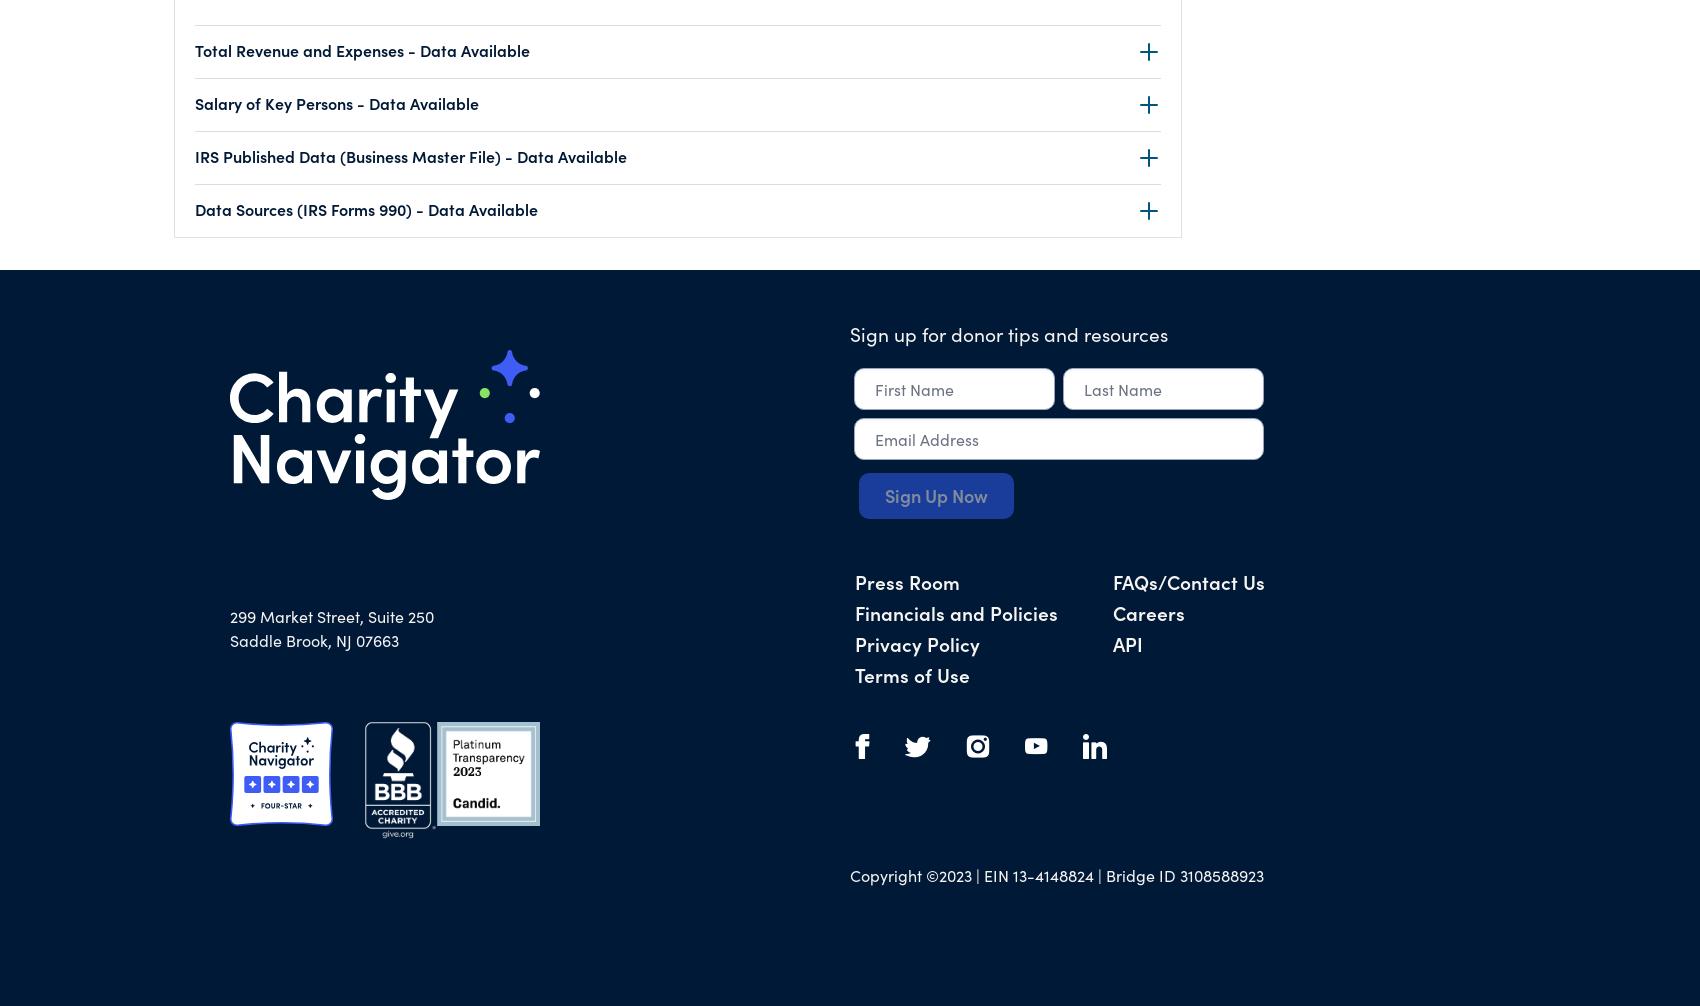 The width and height of the screenshot is (1700, 1006). I want to click on 'IRS Published Data (Business Master File) - Data Available', so click(410, 156).